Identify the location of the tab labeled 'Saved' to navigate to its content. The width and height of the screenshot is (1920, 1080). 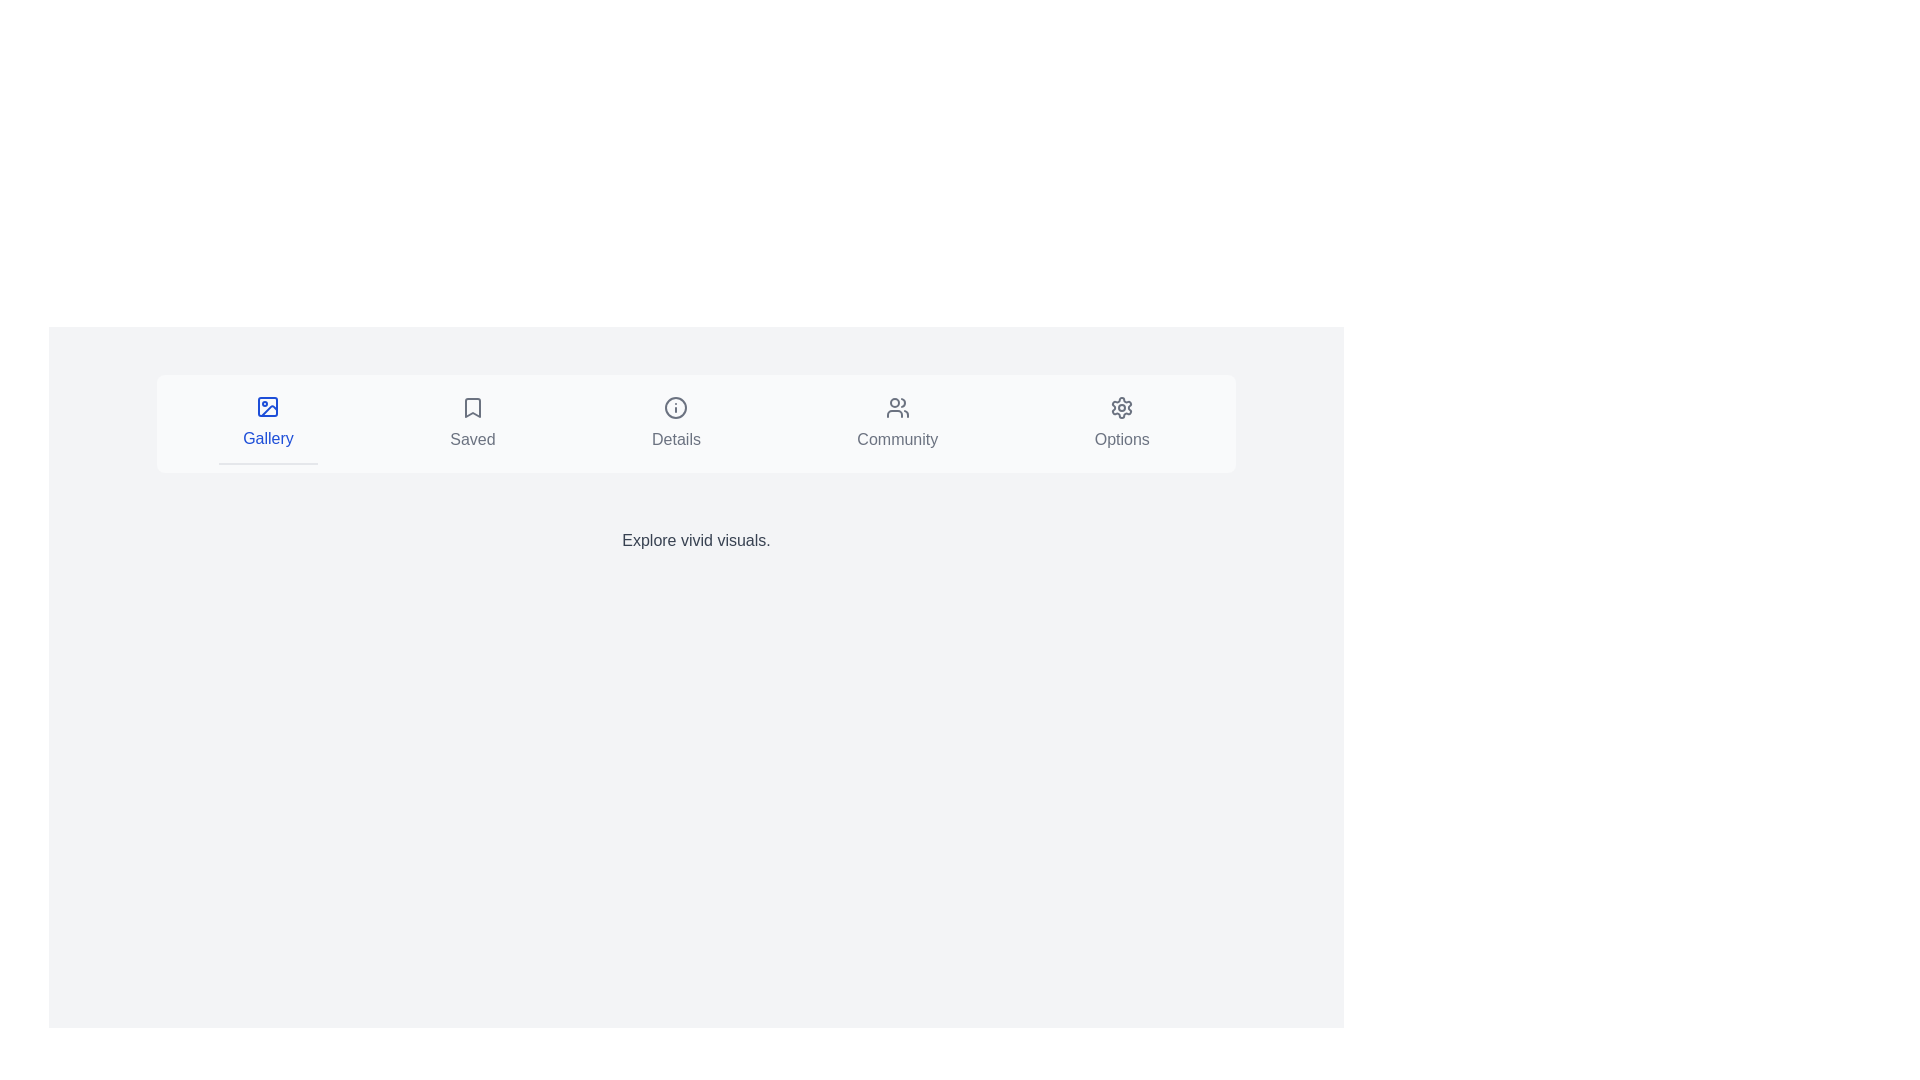
(471, 423).